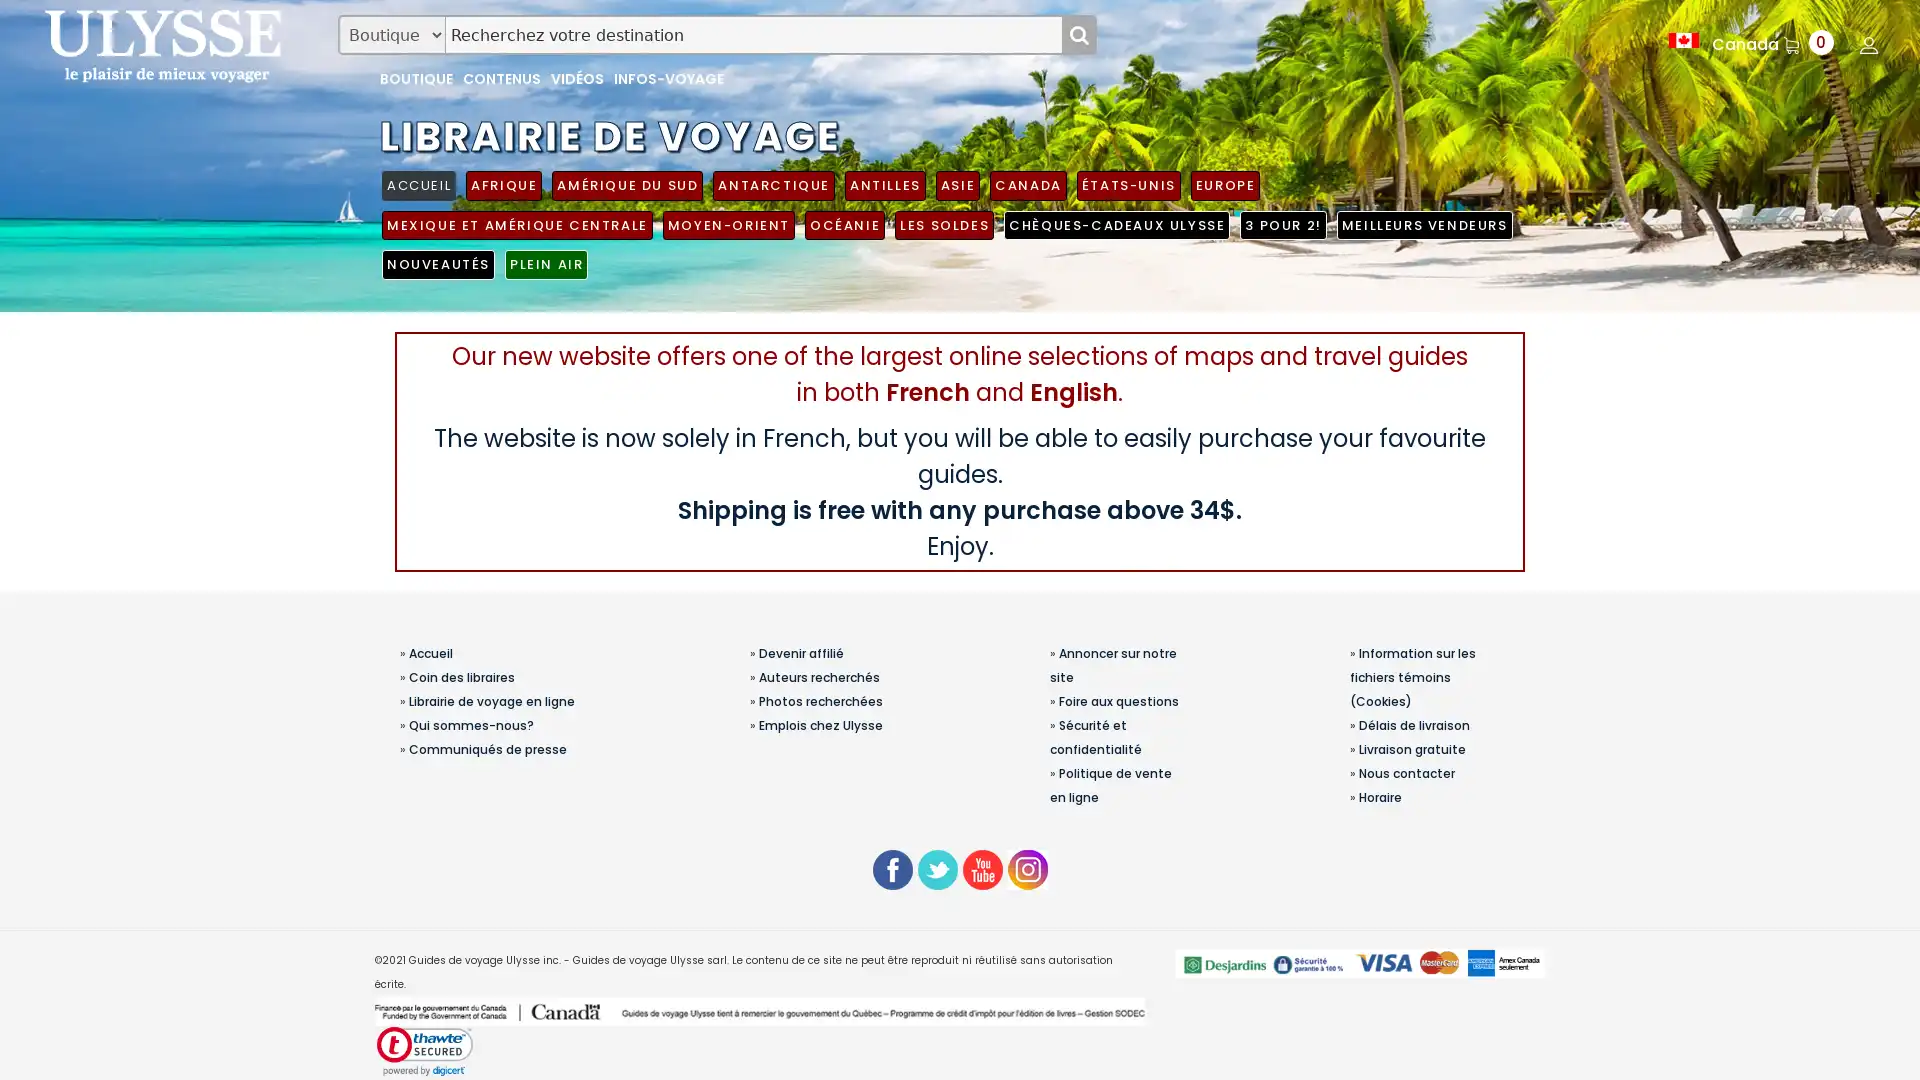 Image resolution: width=1920 pixels, height=1080 pixels. Describe the element at coordinates (727, 224) in the screenshot. I see `MOYEN-ORIENT` at that location.